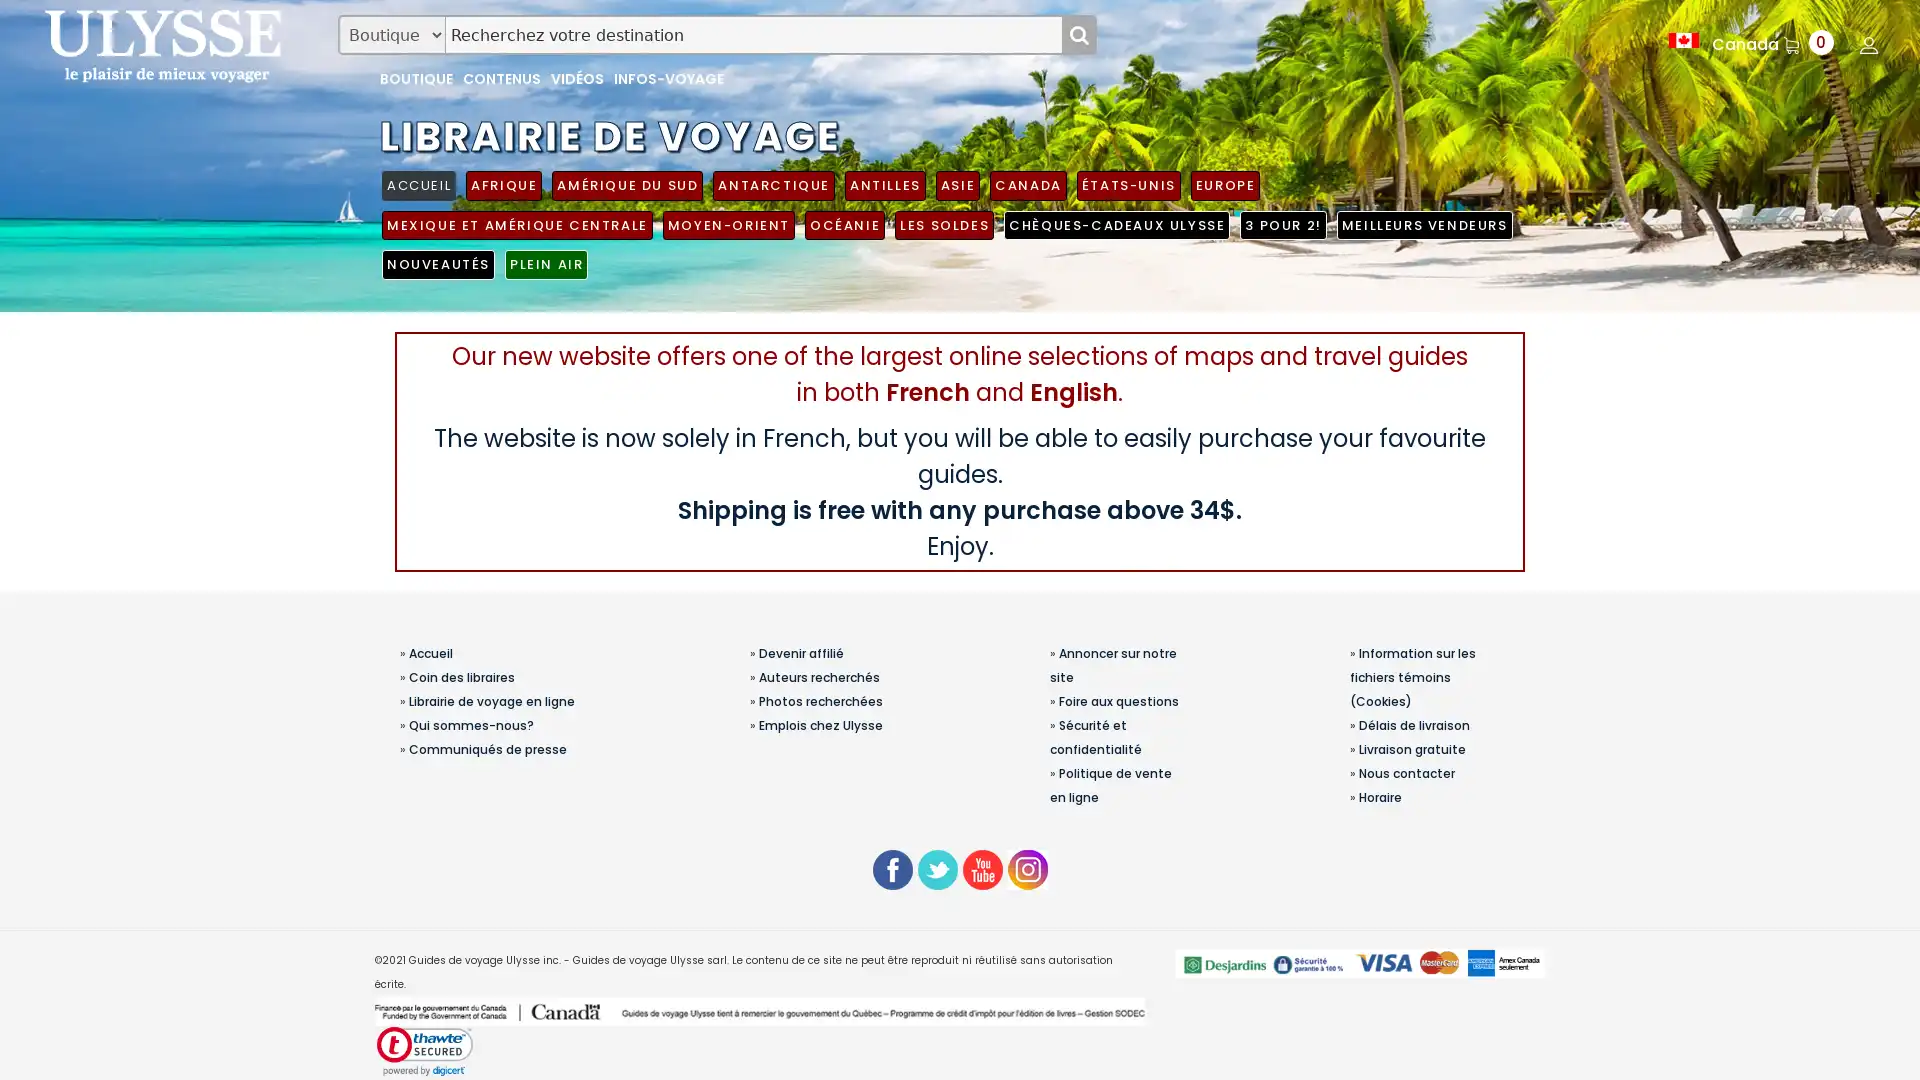 Image resolution: width=1920 pixels, height=1080 pixels. Describe the element at coordinates (727, 224) in the screenshot. I see `MOYEN-ORIENT` at that location.